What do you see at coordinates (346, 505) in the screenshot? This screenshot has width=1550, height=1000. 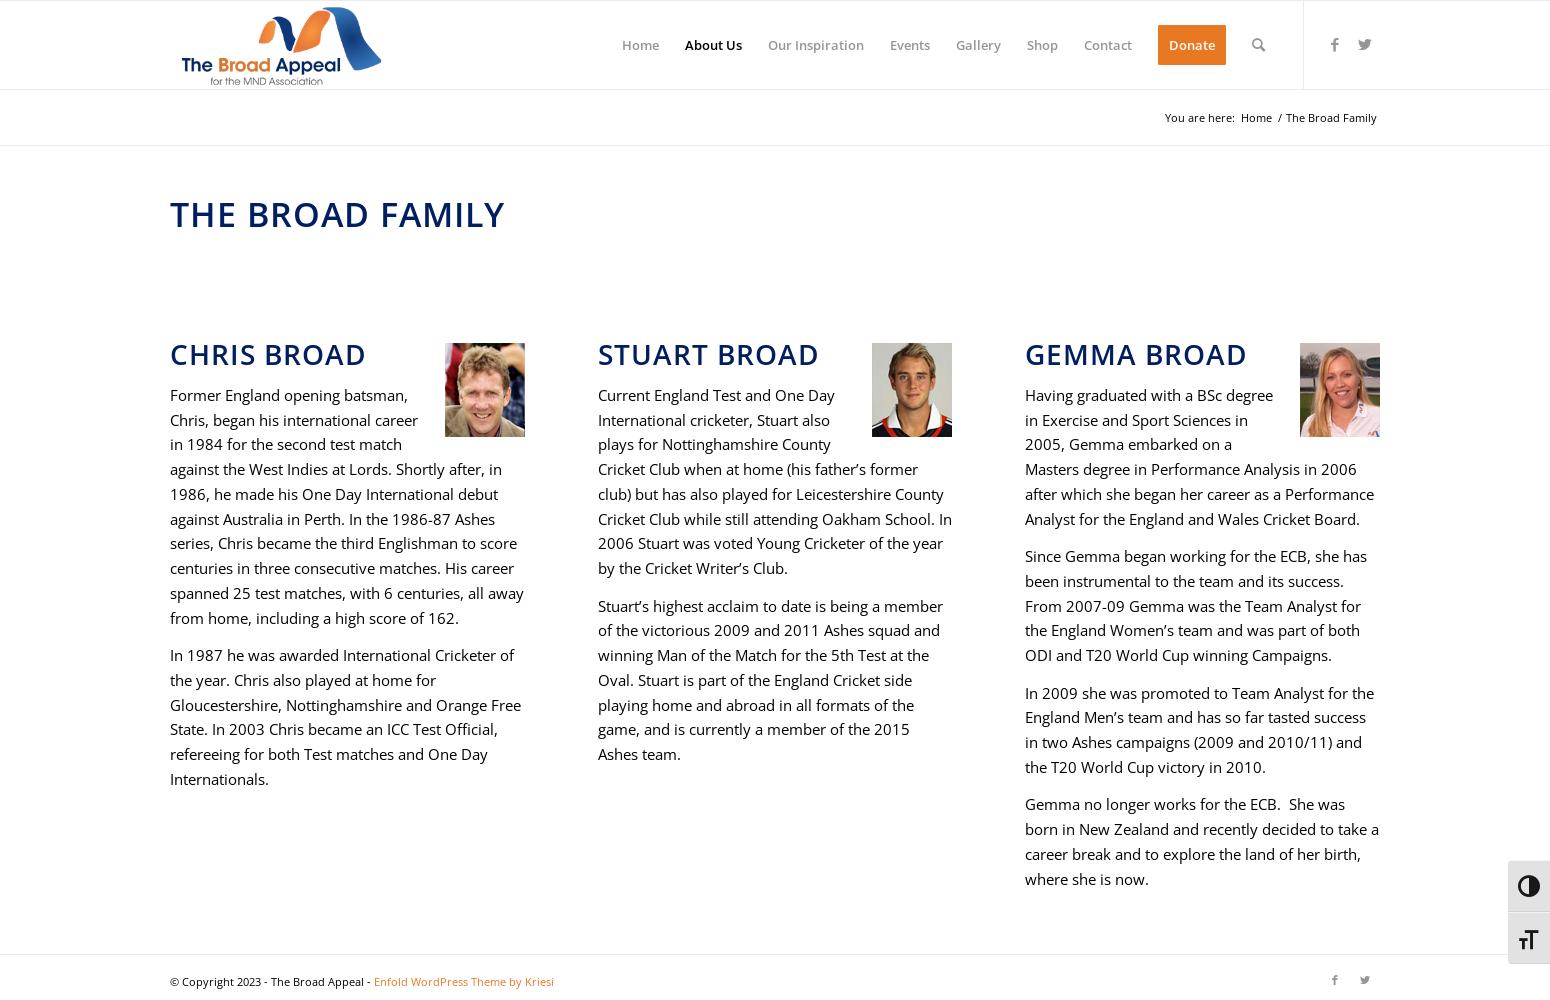 I see `'Former England opening batsman, Chris, began his international career in 1984 for the second test match against the West Indies at Lords. Shortly after, in 1986, he made his One Day International debut against Australia in Perth. In the 1986-87 Ashes series, Chris became the third Englishman to score centuries in three consecutive matches. His career spanned 25 test matches, with 6 centuries, all away from home, including a high score of 162.'` at bounding box center [346, 505].